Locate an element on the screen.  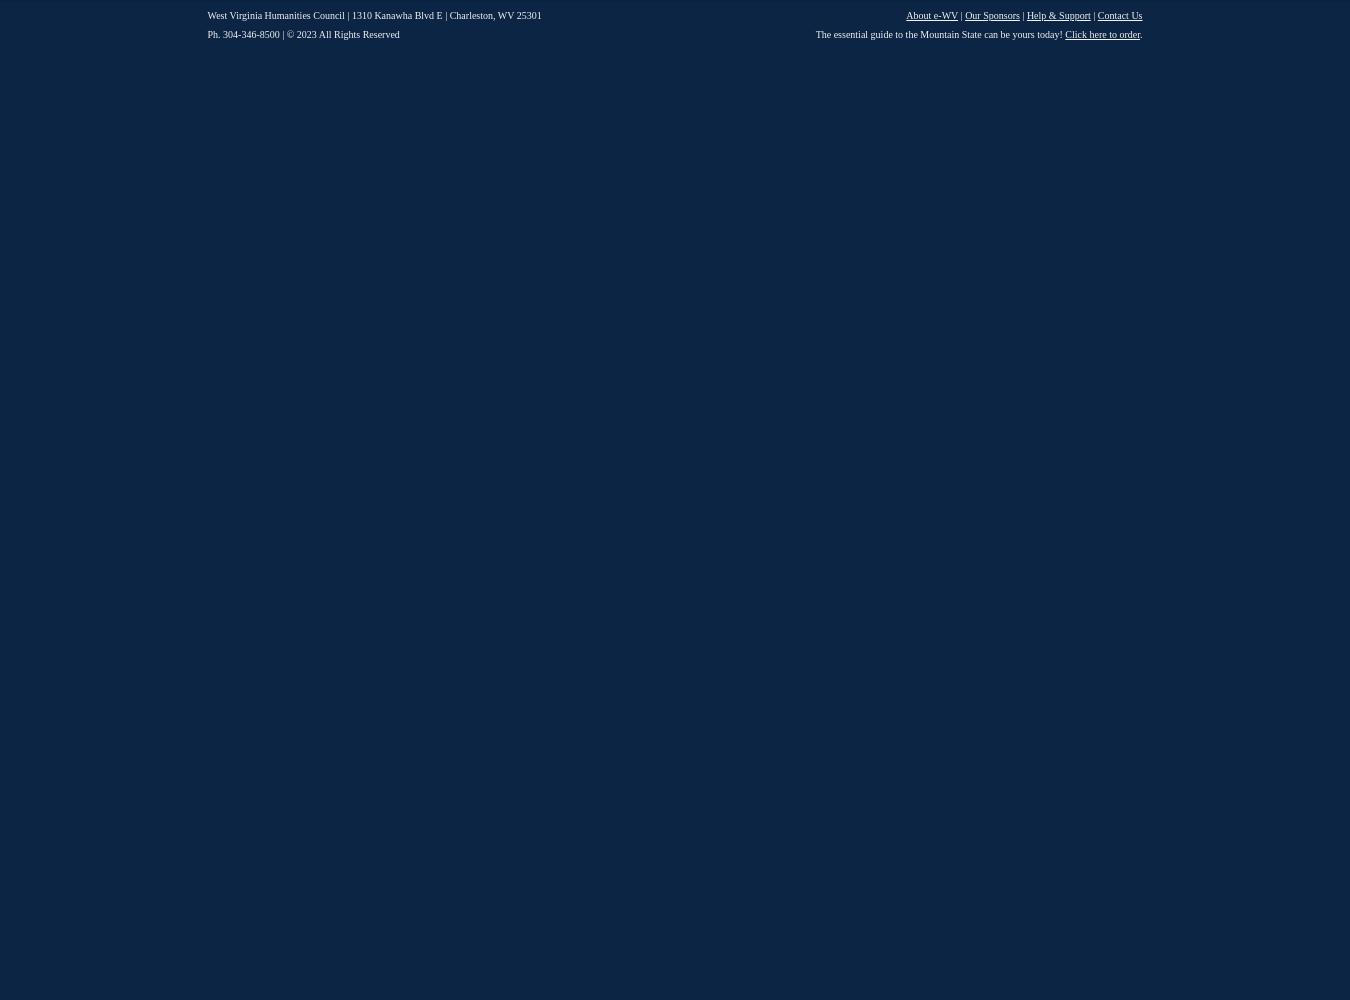
'Contact Us' is located at coordinates (1097, 15).